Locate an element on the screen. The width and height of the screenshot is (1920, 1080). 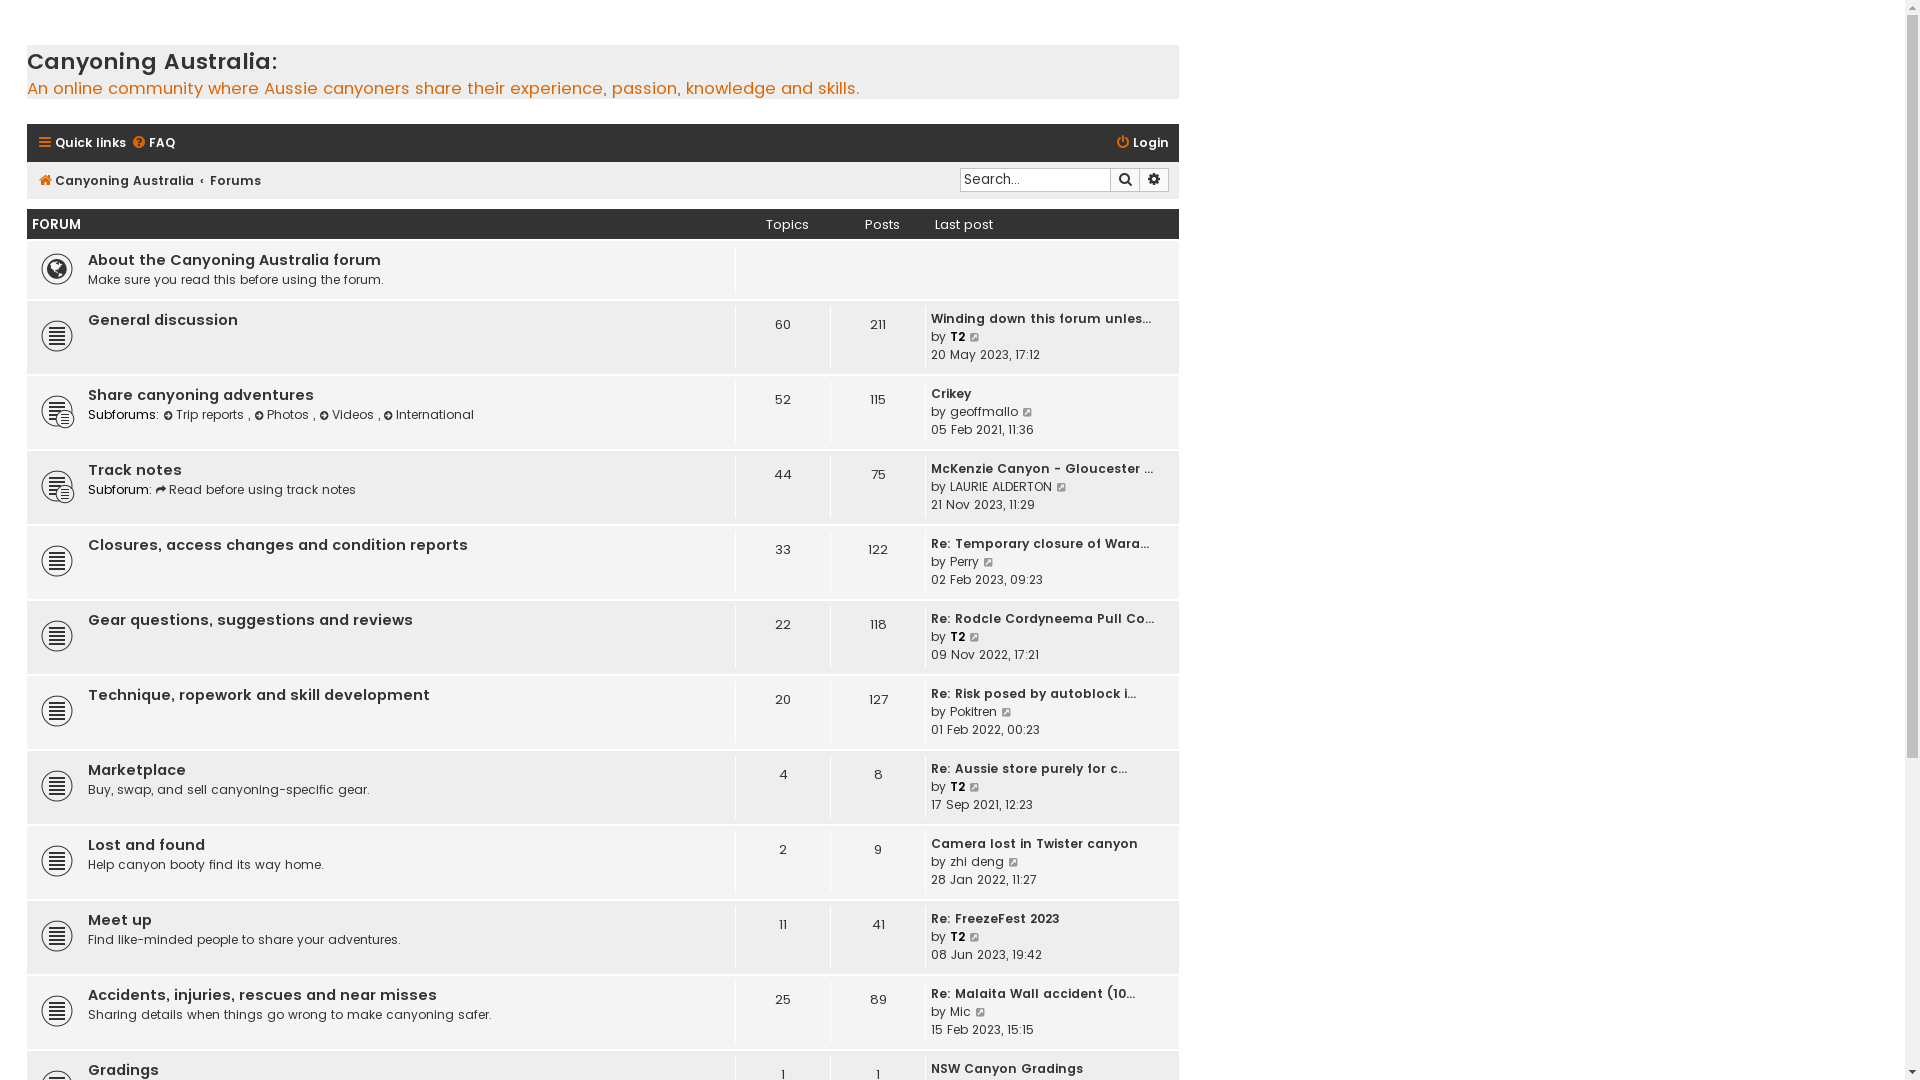
'International' is located at coordinates (428, 413).